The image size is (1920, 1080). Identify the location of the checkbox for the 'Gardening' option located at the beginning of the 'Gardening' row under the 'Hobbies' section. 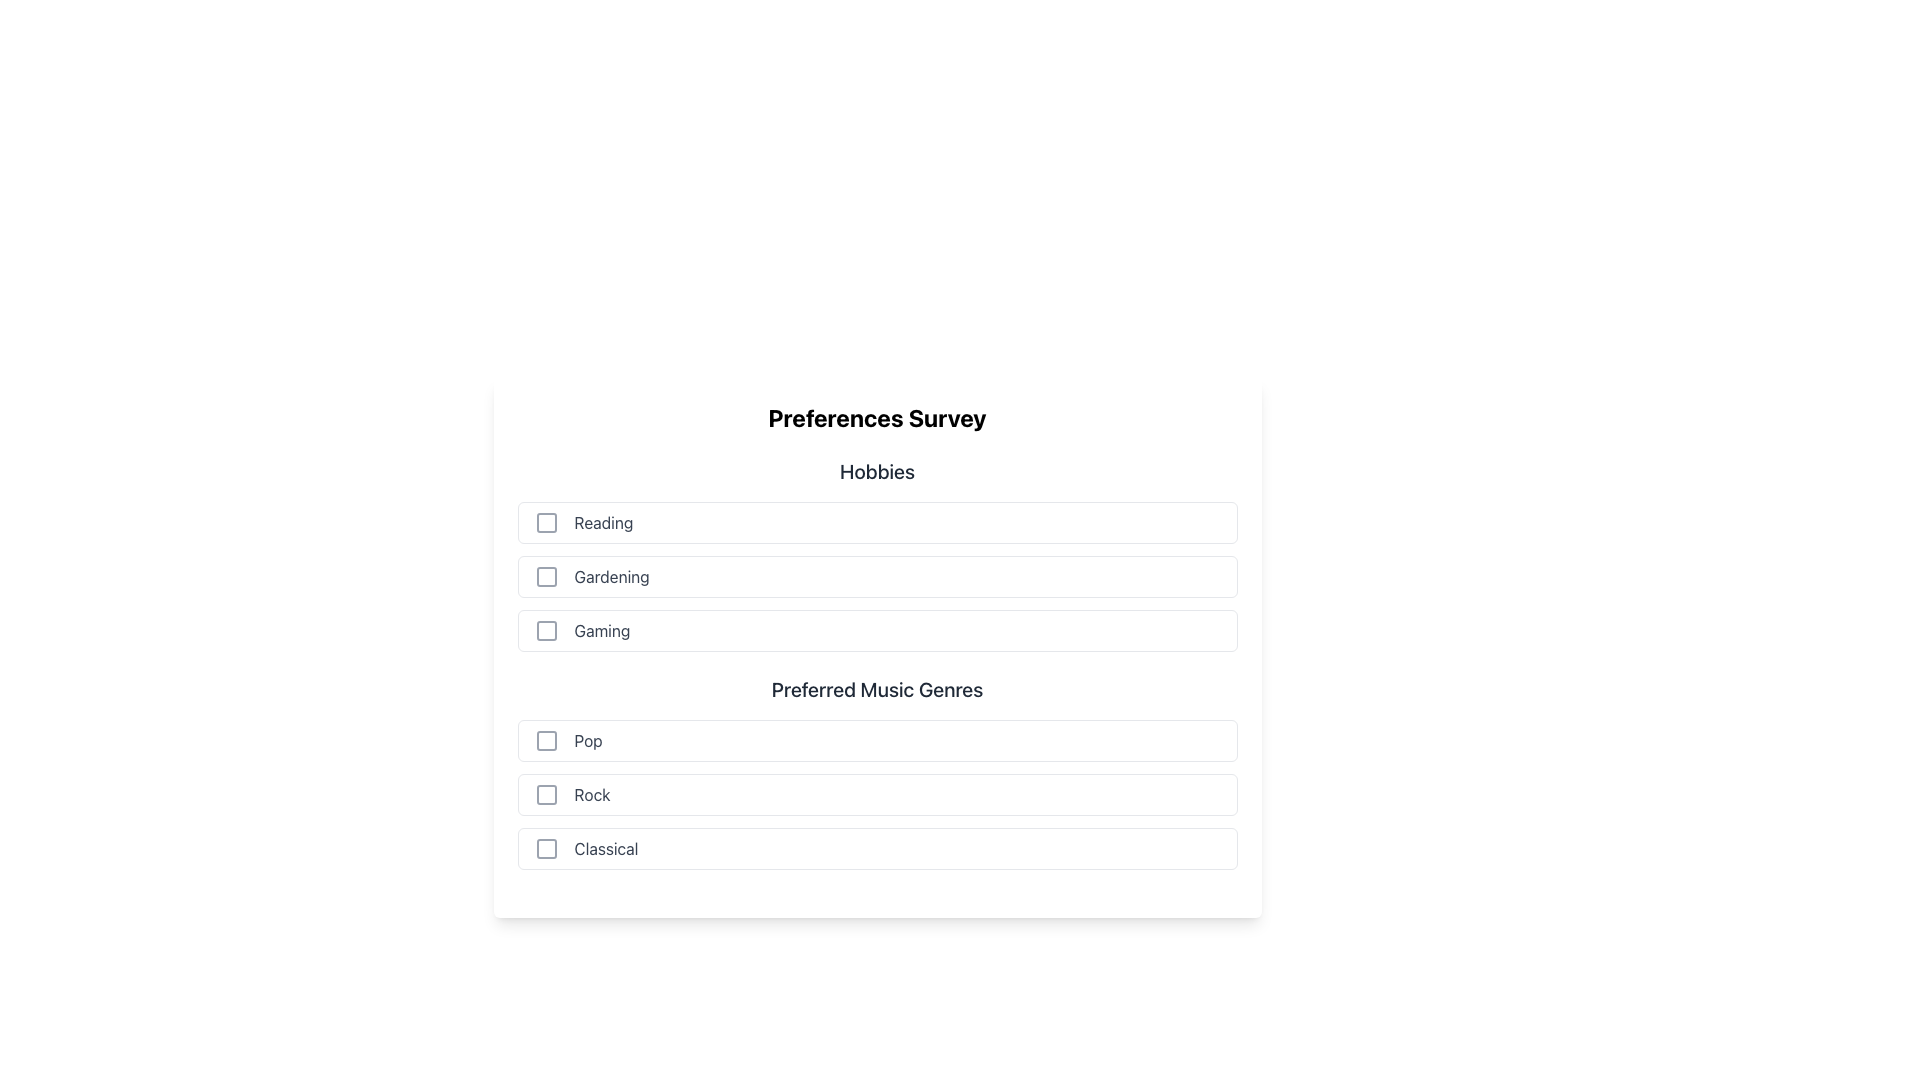
(546, 577).